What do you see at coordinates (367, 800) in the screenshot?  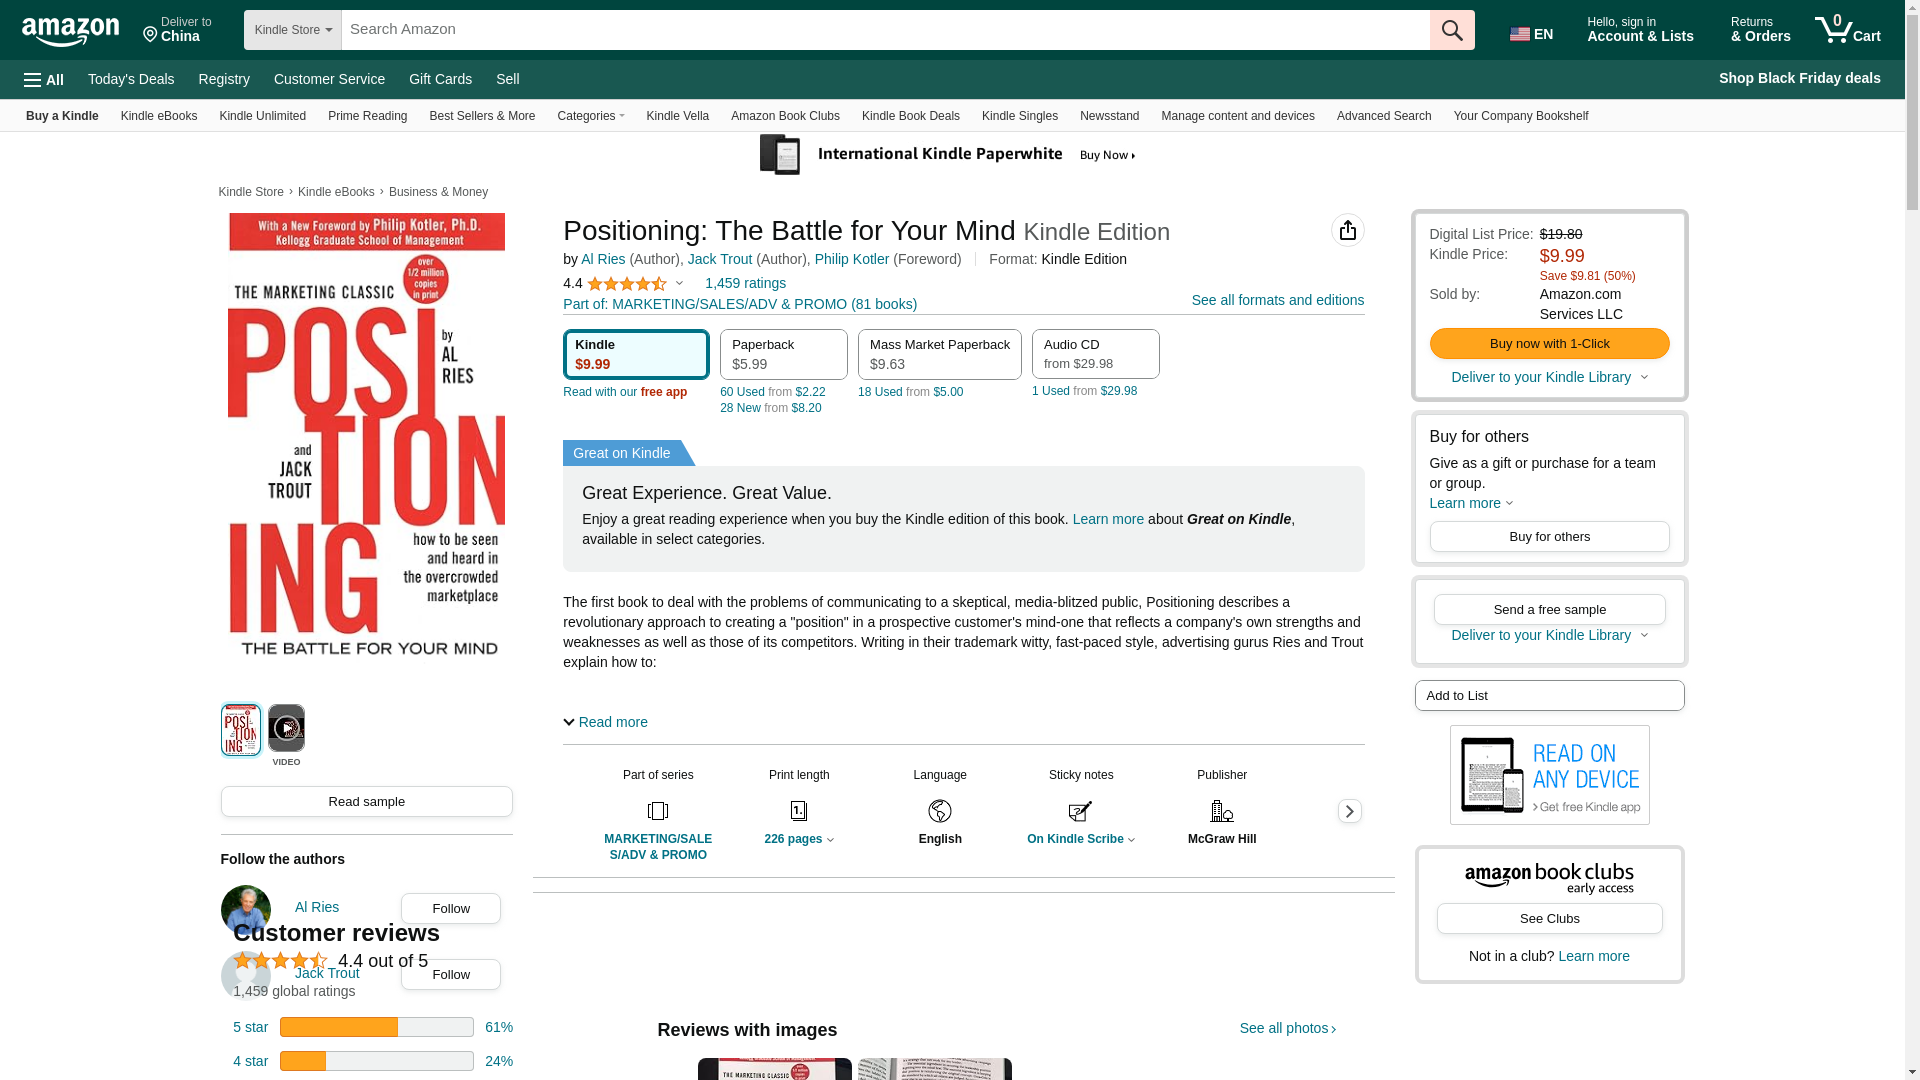 I see `'Read sample'` at bounding box center [367, 800].